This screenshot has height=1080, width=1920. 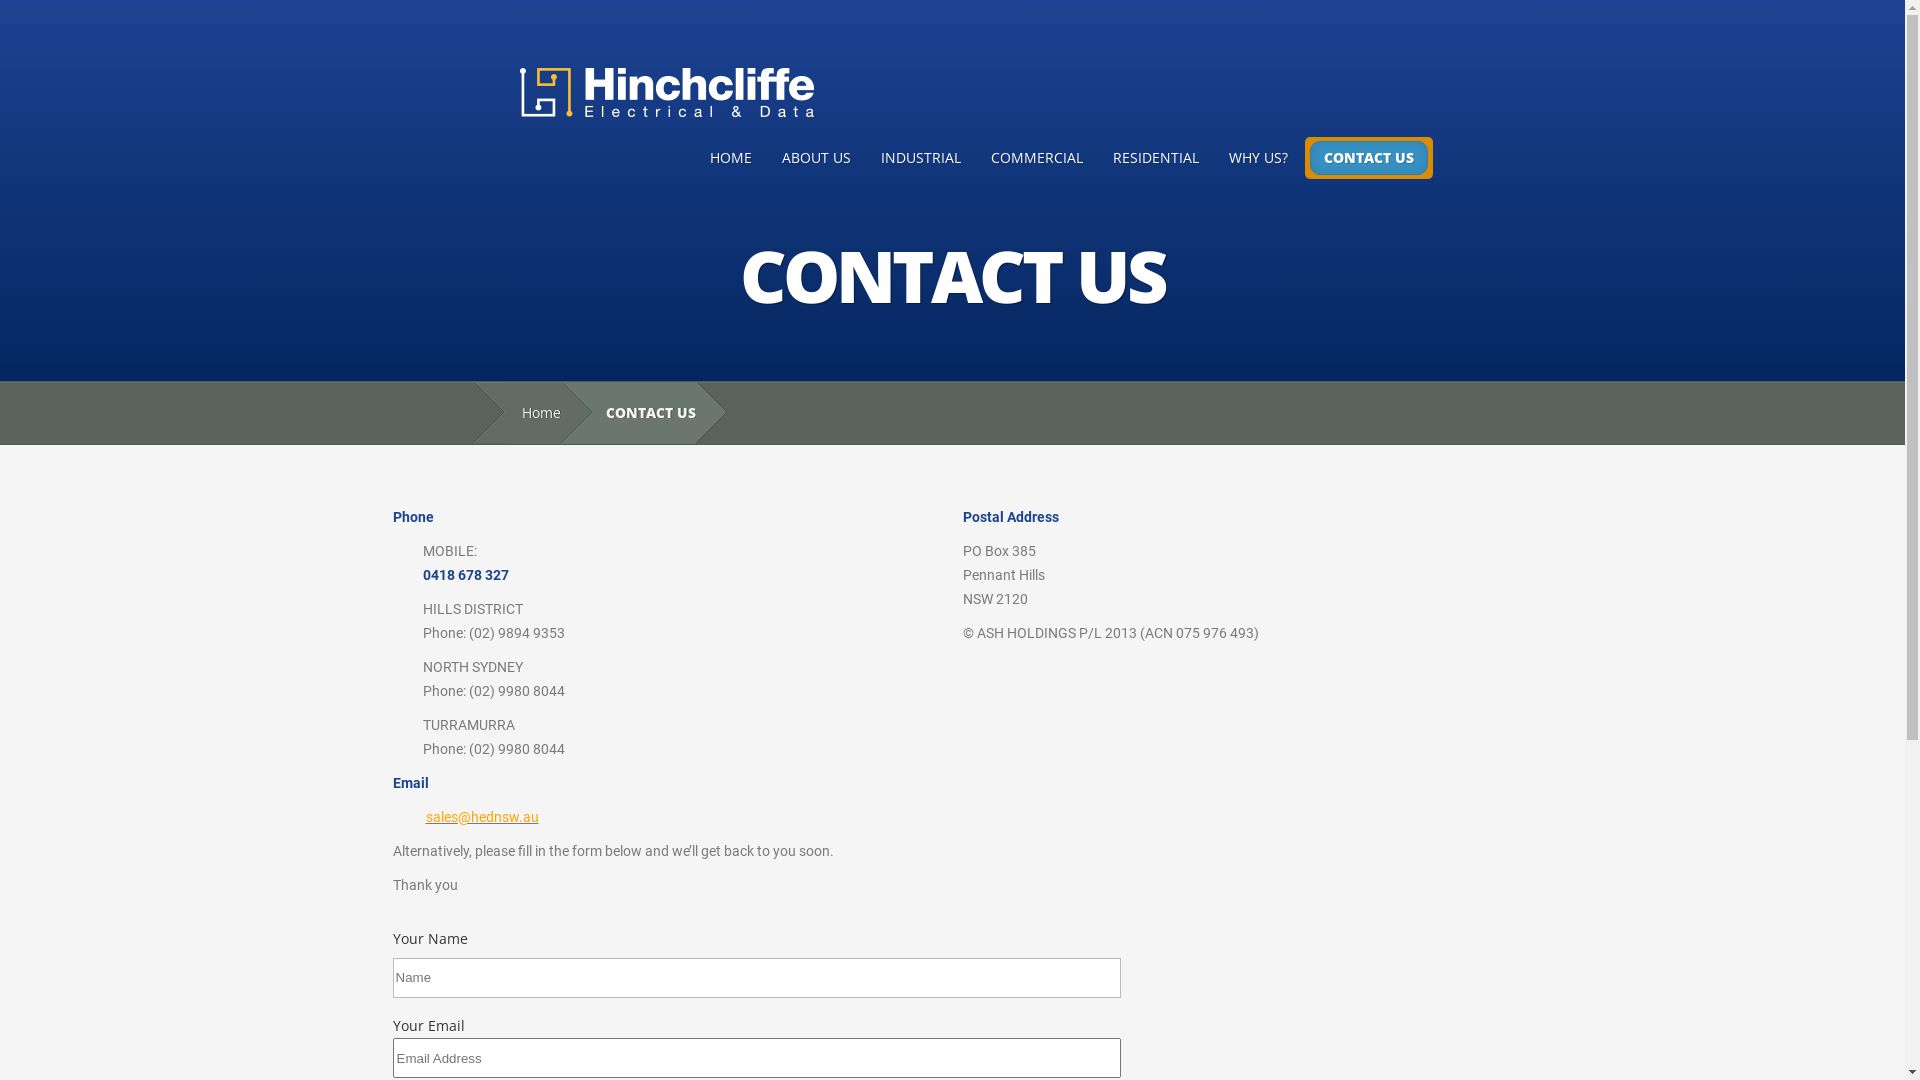 What do you see at coordinates (532, 412) in the screenshot?
I see `'Home'` at bounding box center [532, 412].